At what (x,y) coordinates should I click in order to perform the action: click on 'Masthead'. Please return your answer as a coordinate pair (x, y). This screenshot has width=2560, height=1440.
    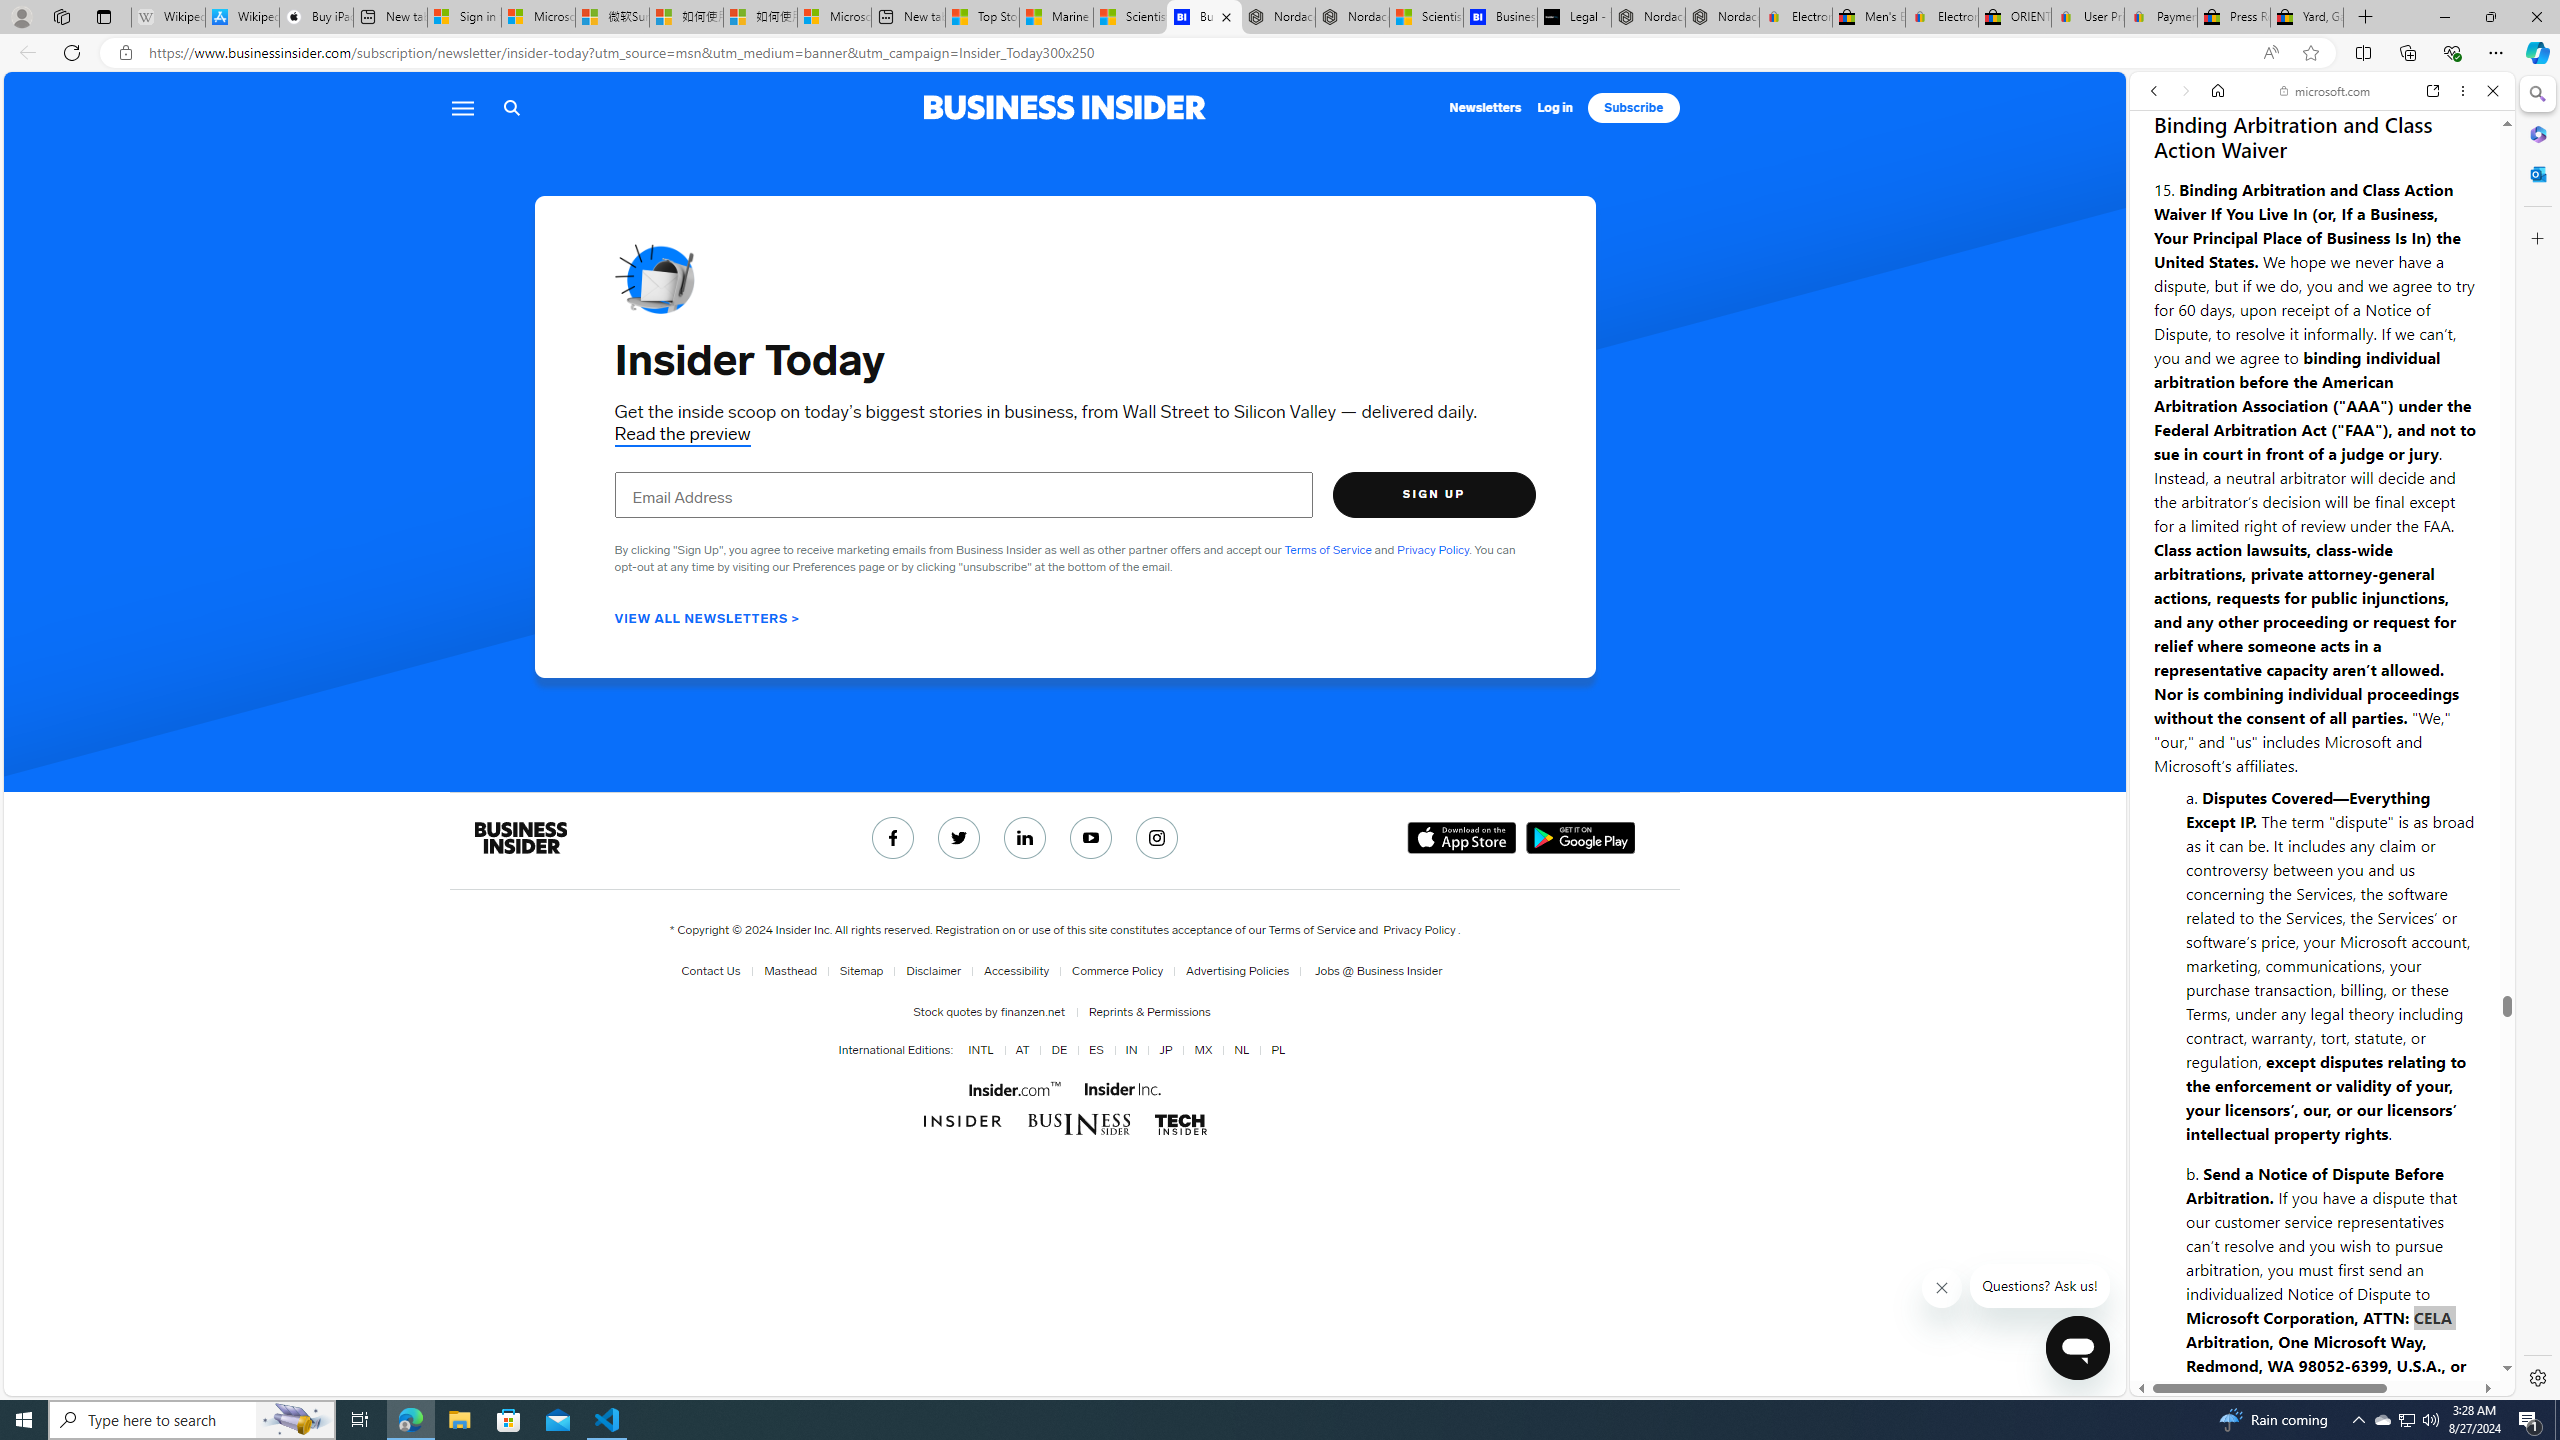
    Looking at the image, I should click on (786, 970).